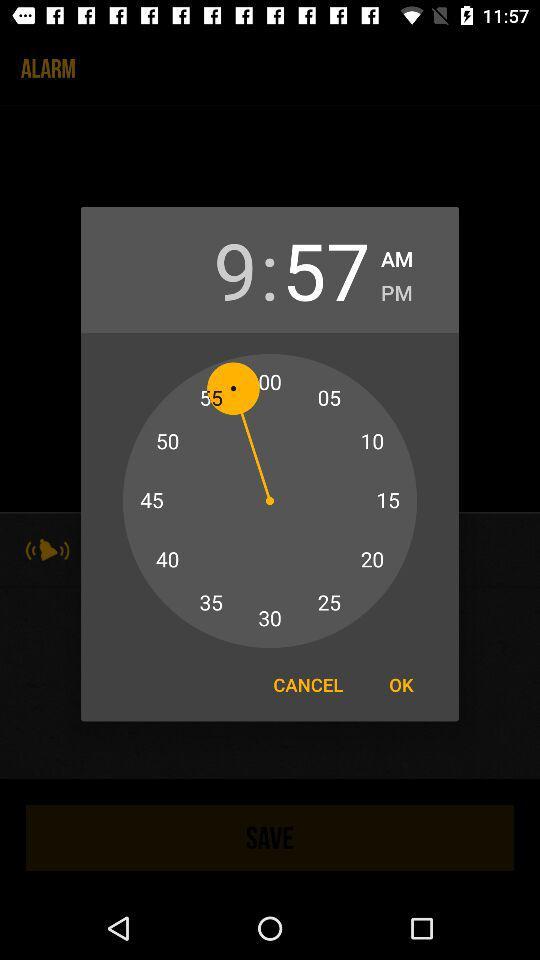  I want to click on the item next to the : icon, so click(212, 268).